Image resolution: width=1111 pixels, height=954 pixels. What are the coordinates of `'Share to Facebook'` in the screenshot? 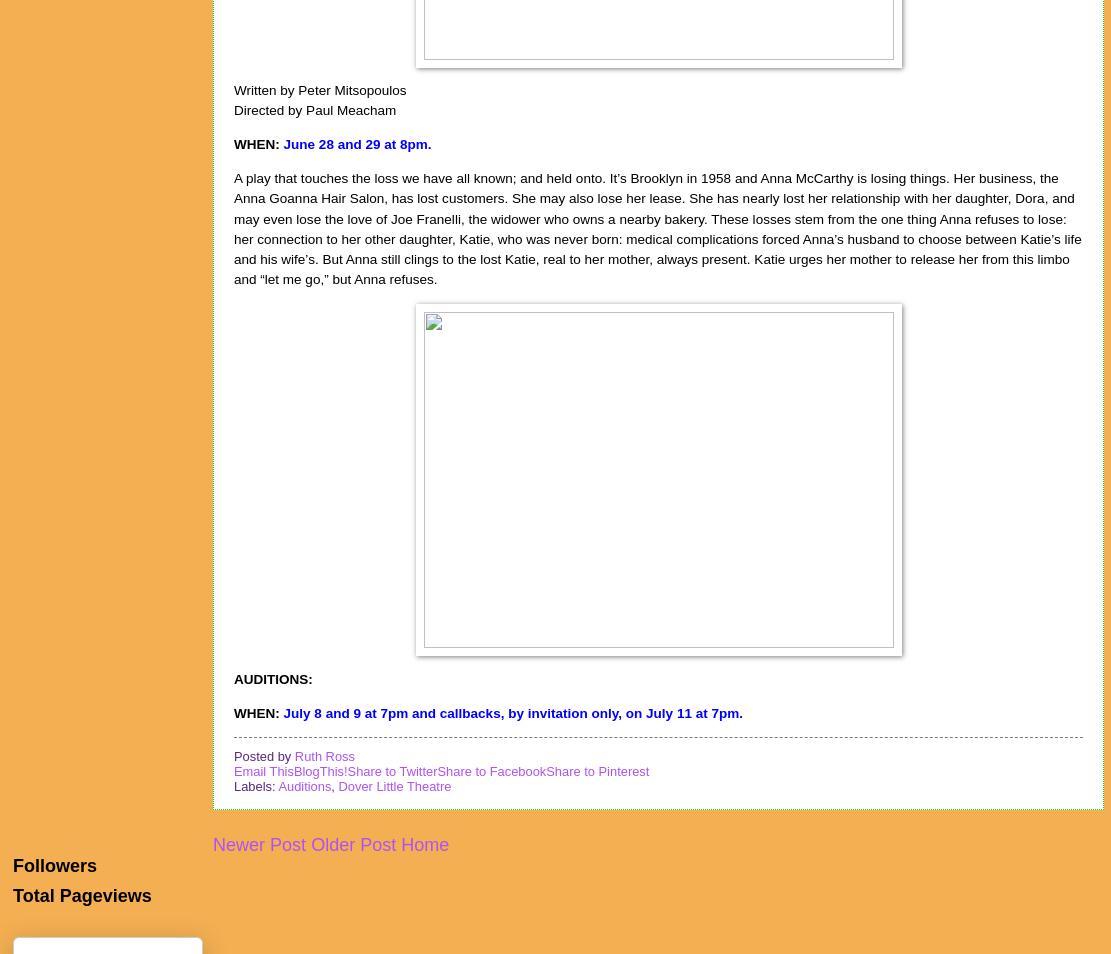 It's located at (435, 771).